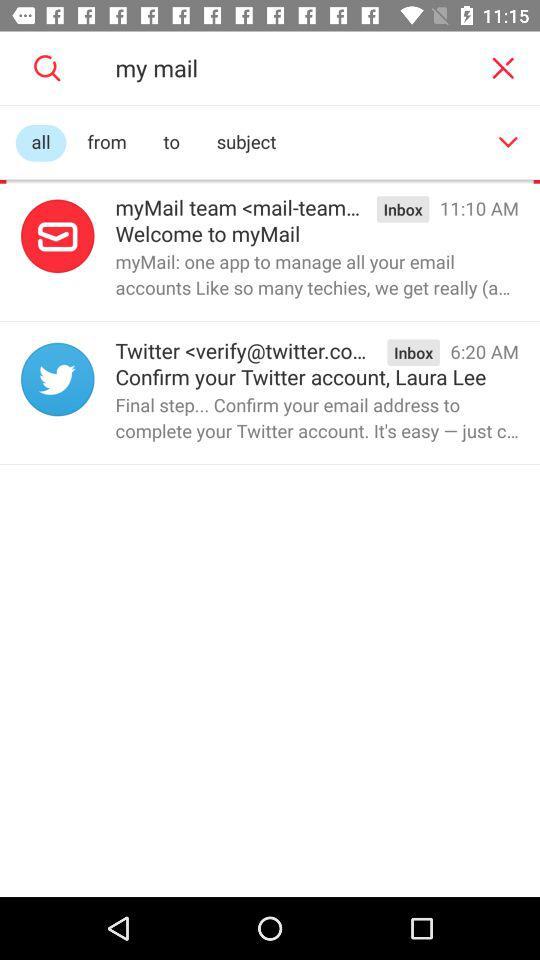  What do you see at coordinates (508, 141) in the screenshot?
I see `scroll down menu button` at bounding box center [508, 141].